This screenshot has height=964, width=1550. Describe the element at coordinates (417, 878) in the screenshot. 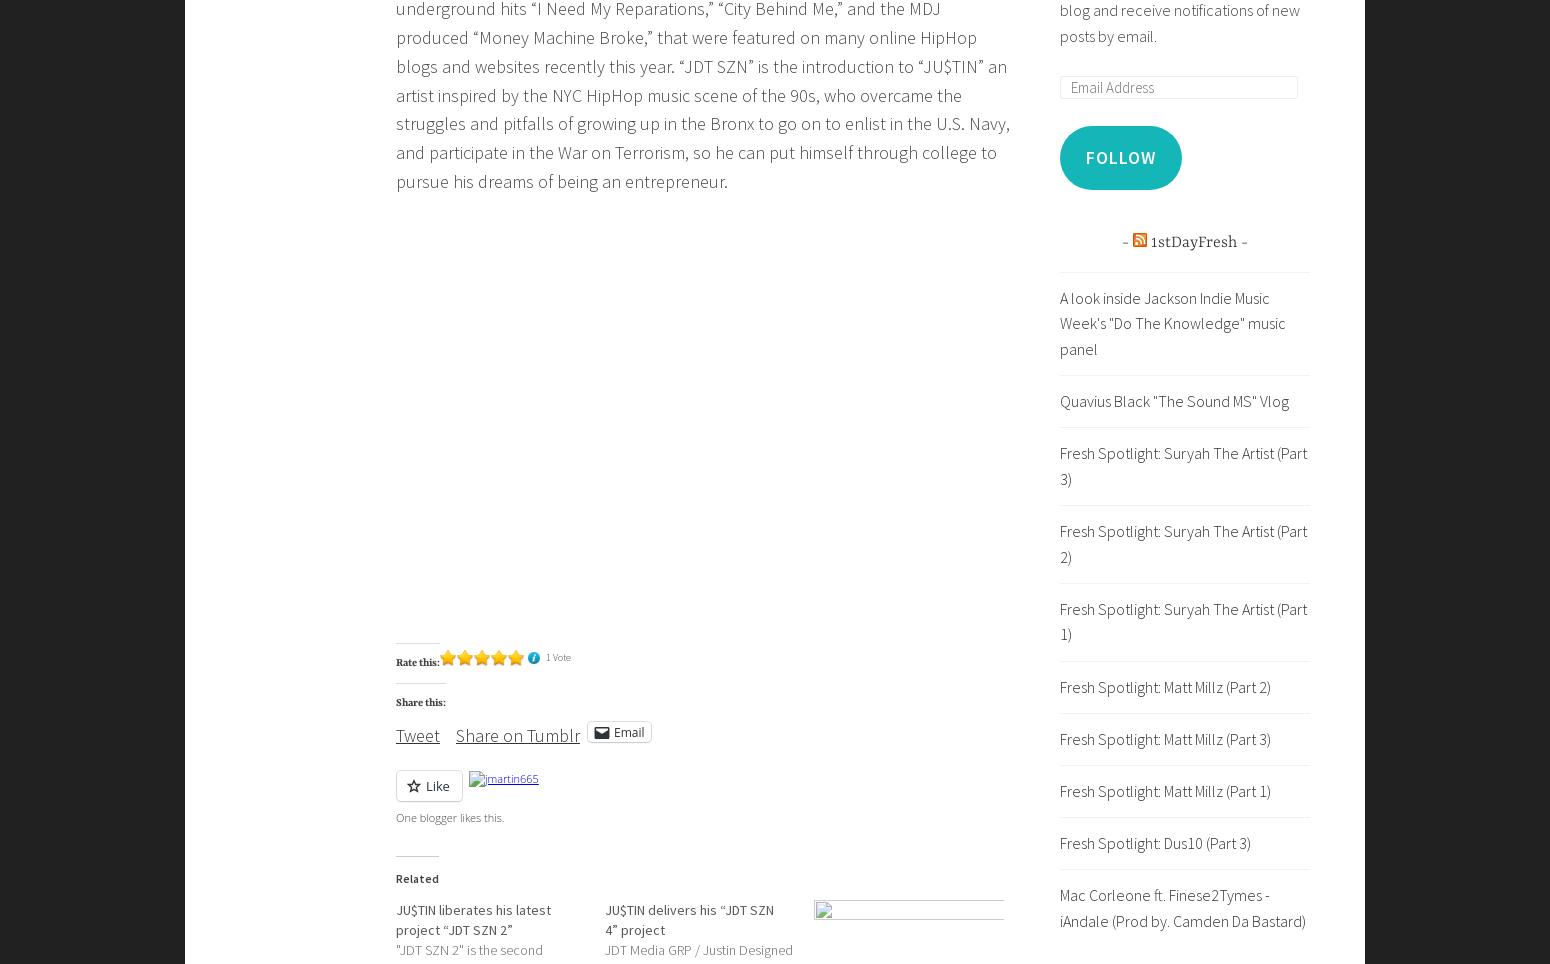

I see `'Related'` at that location.